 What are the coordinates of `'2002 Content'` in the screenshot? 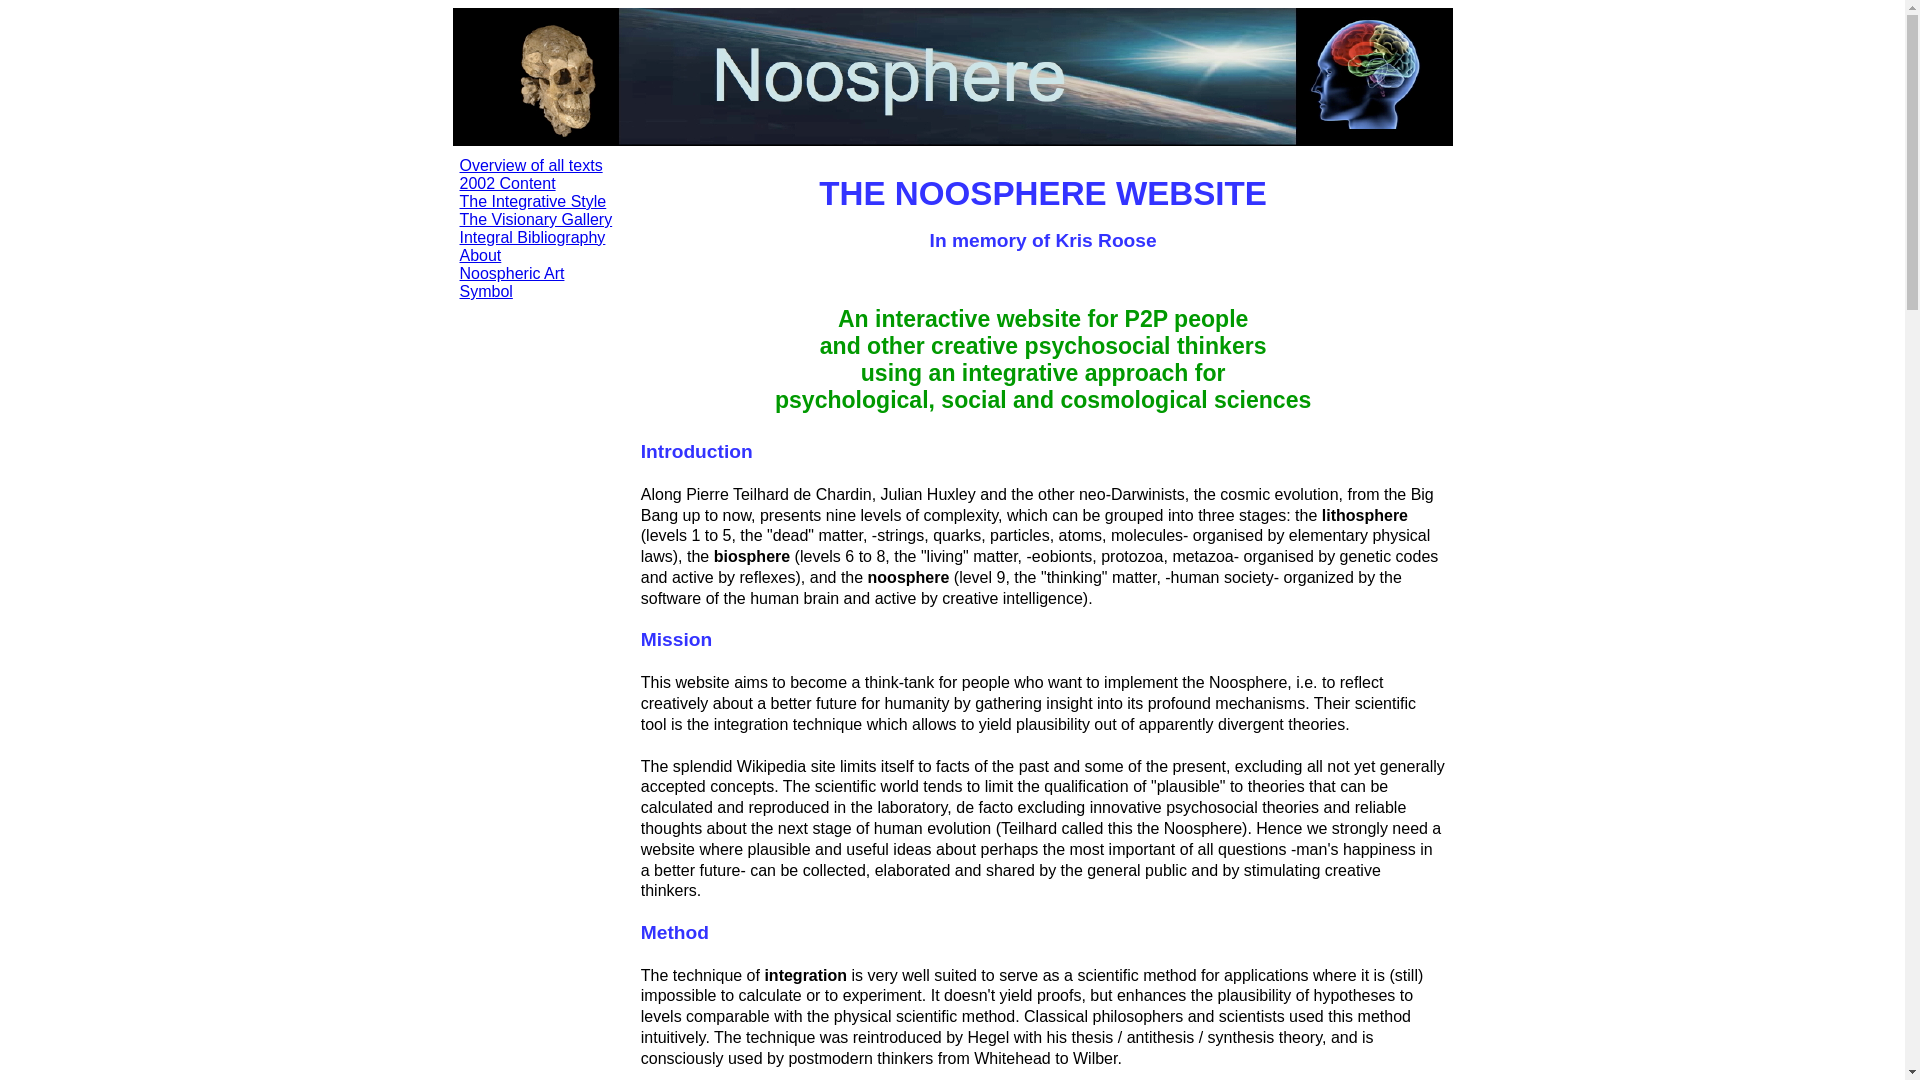 It's located at (459, 183).